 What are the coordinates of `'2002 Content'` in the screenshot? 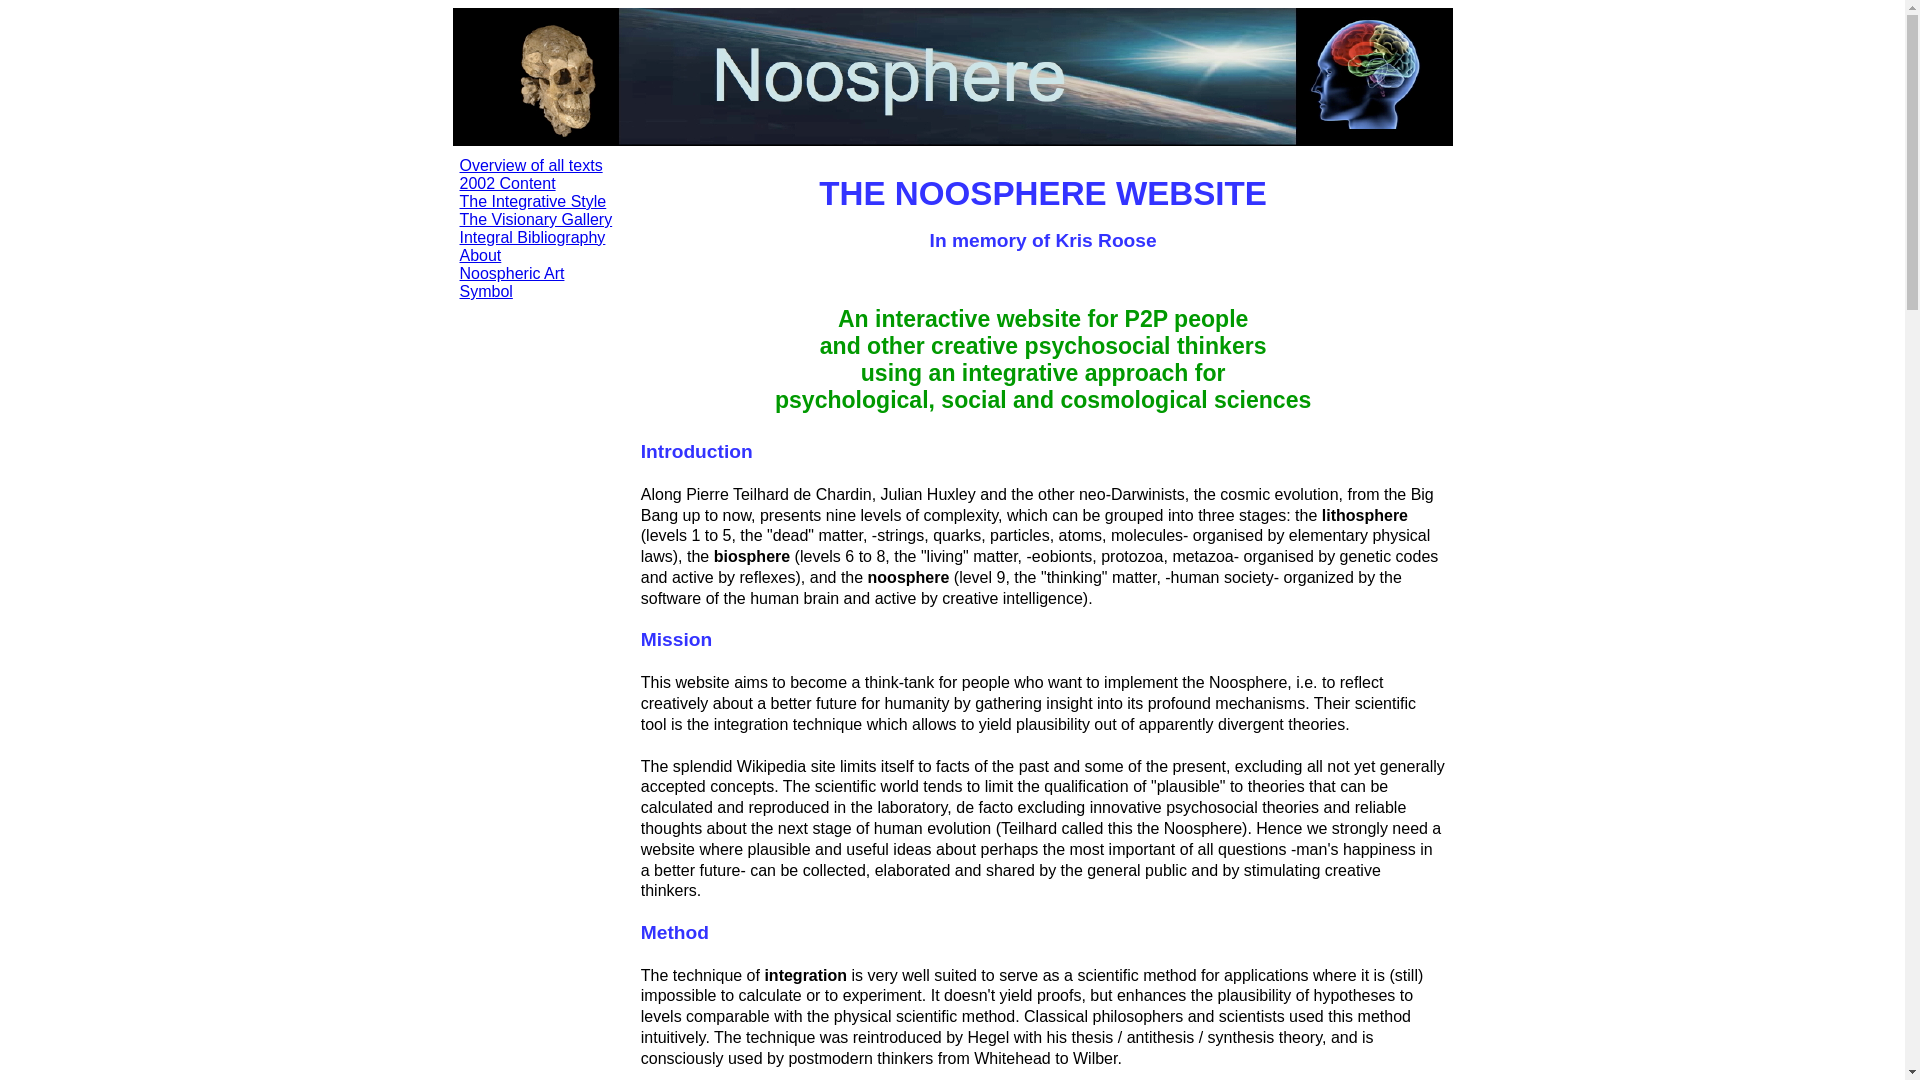 It's located at (459, 183).